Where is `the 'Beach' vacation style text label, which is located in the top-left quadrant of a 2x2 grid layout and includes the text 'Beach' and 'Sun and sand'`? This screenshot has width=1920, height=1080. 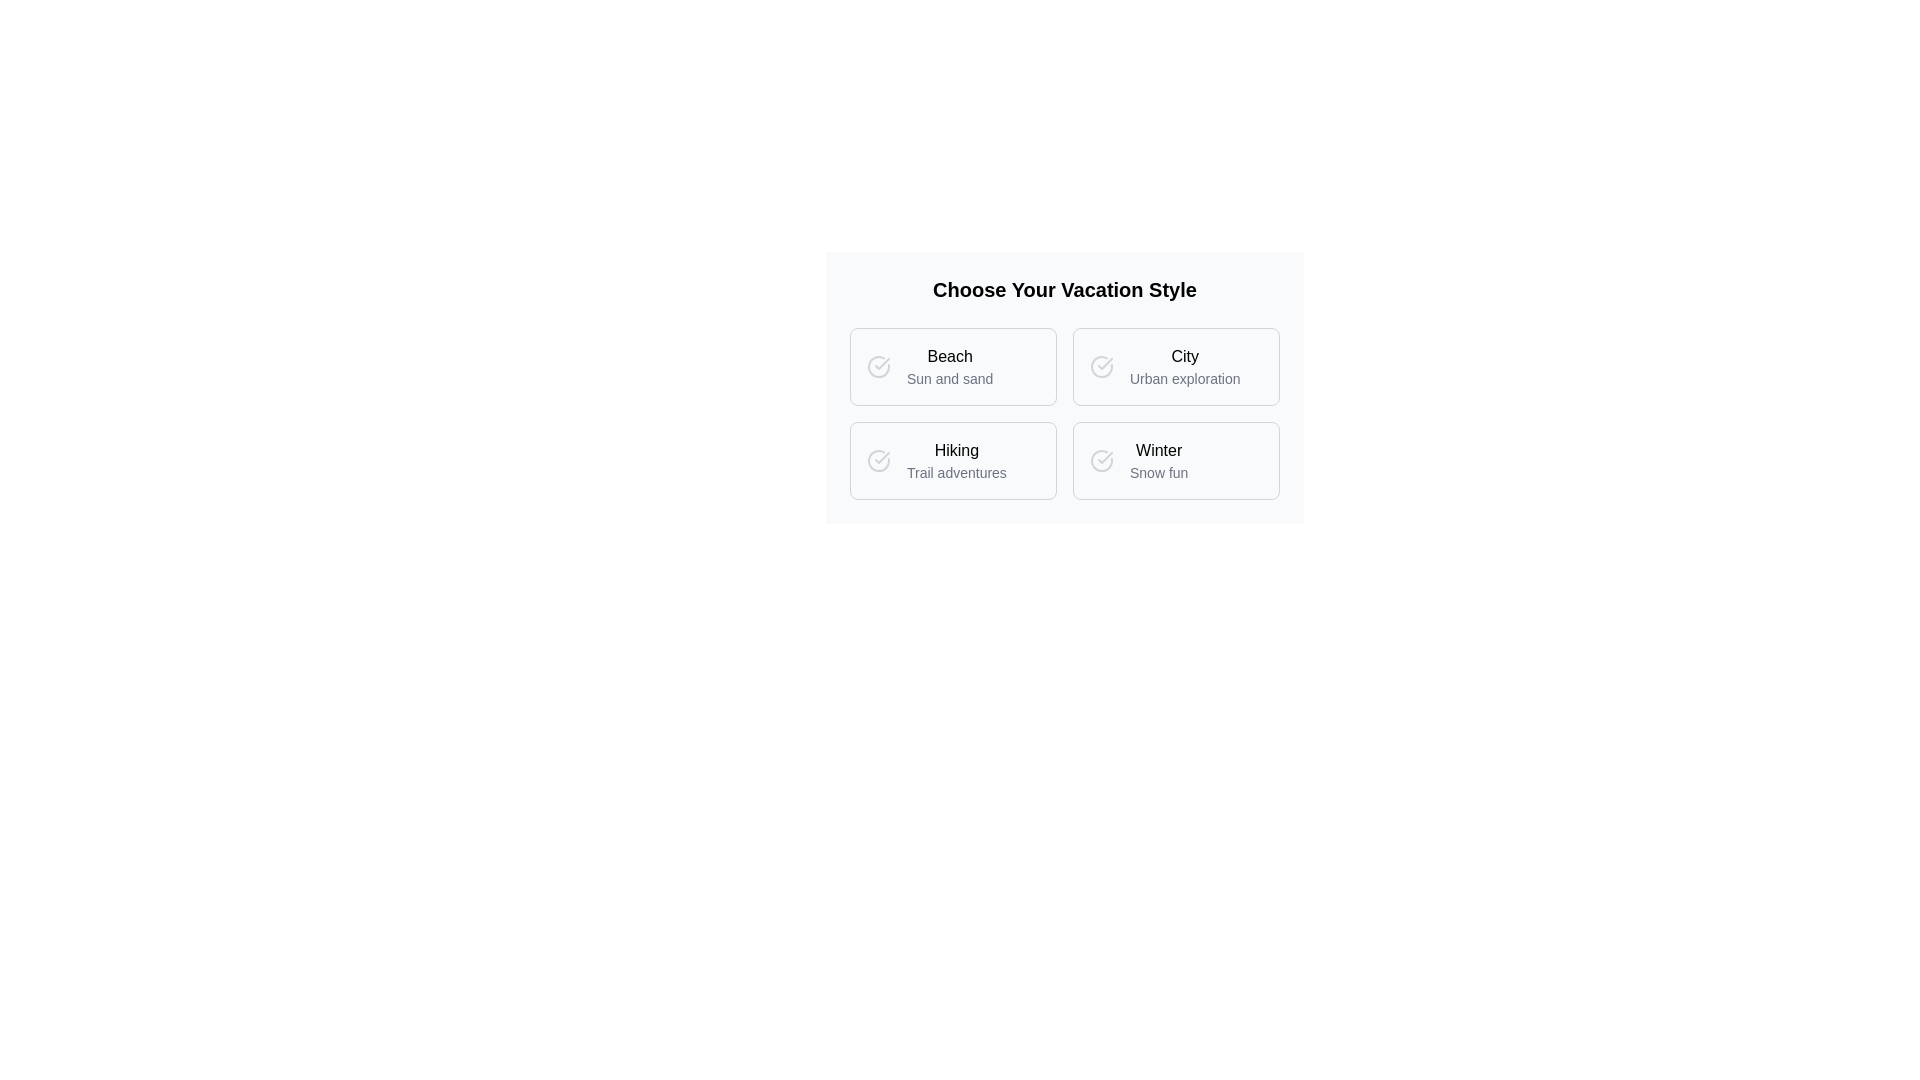 the 'Beach' vacation style text label, which is located in the top-left quadrant of a 2x2 grid layout and includes the text 'Beach' and 'Sun and sand' is located at coordinates (949, 366).